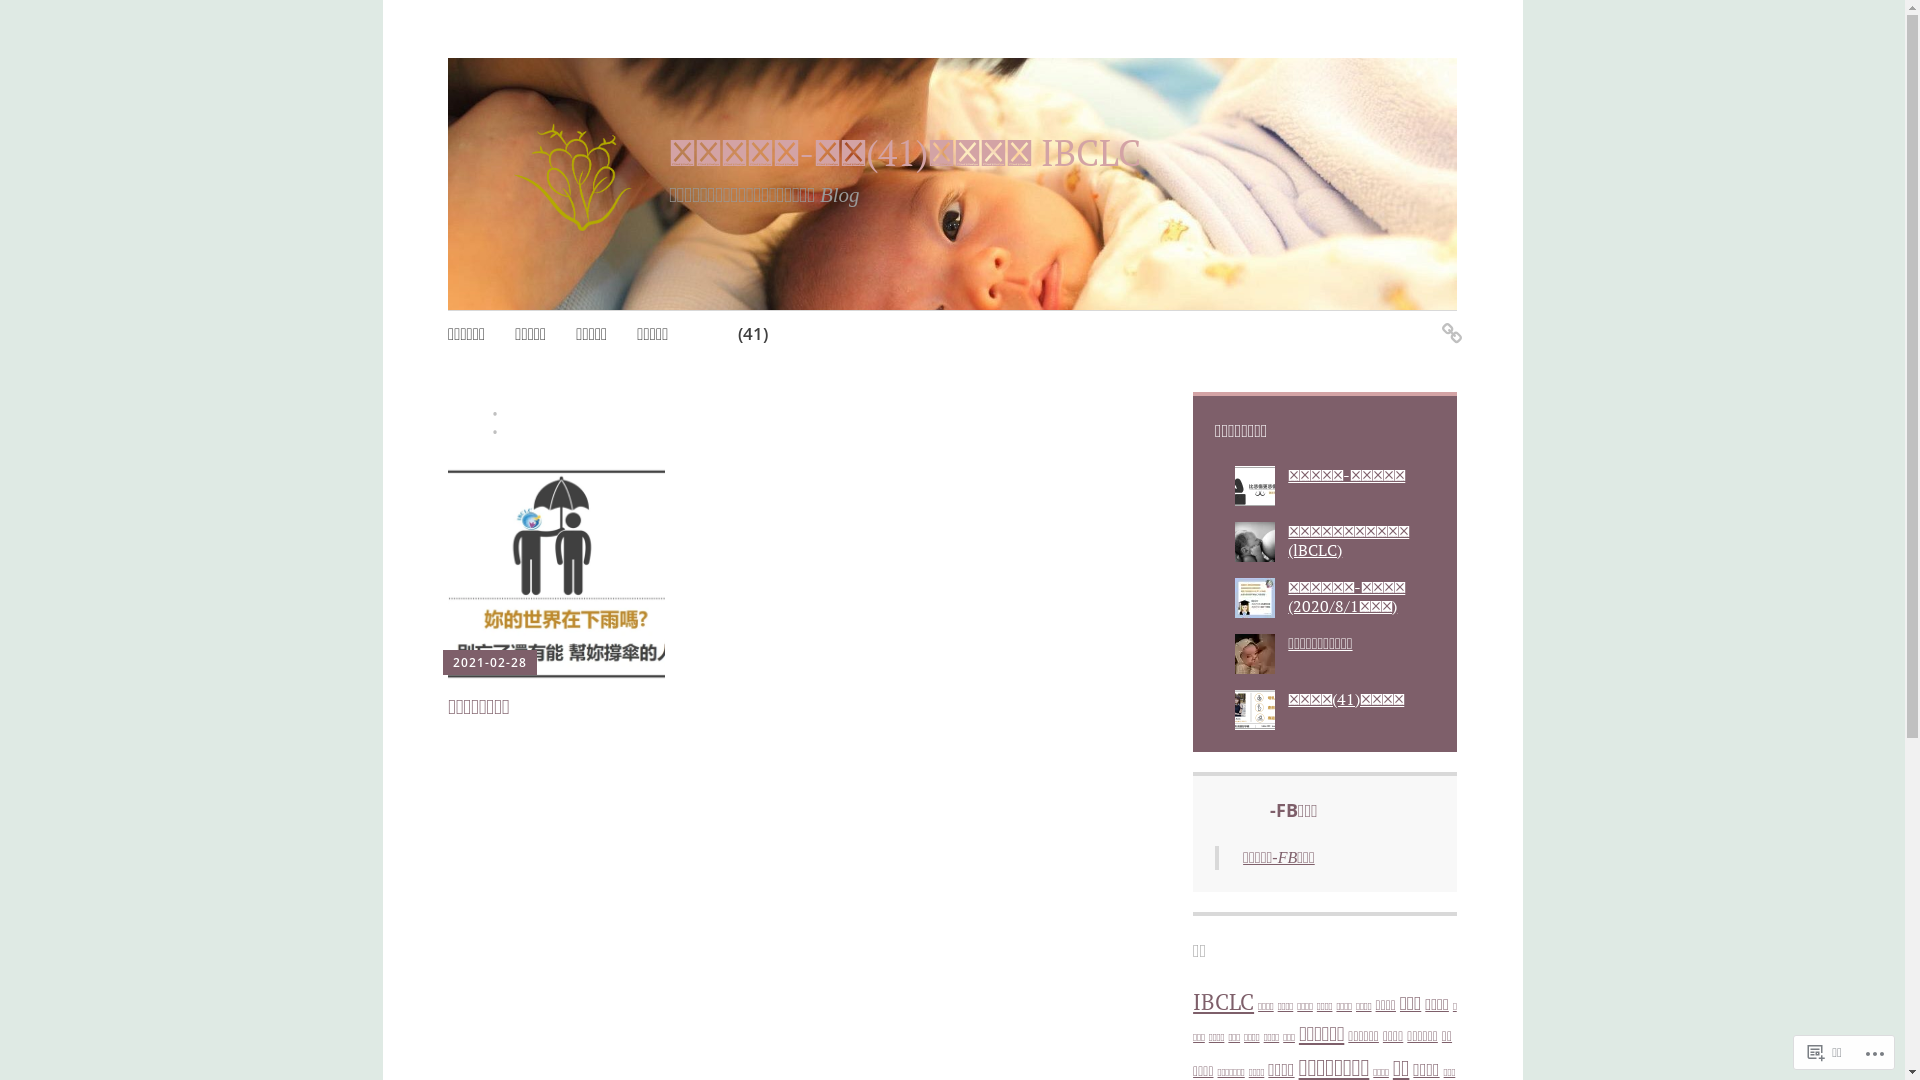  Describe the element at coordinates (1222, 1002) in the screenshot. I see `'IBCLC'` at that location.